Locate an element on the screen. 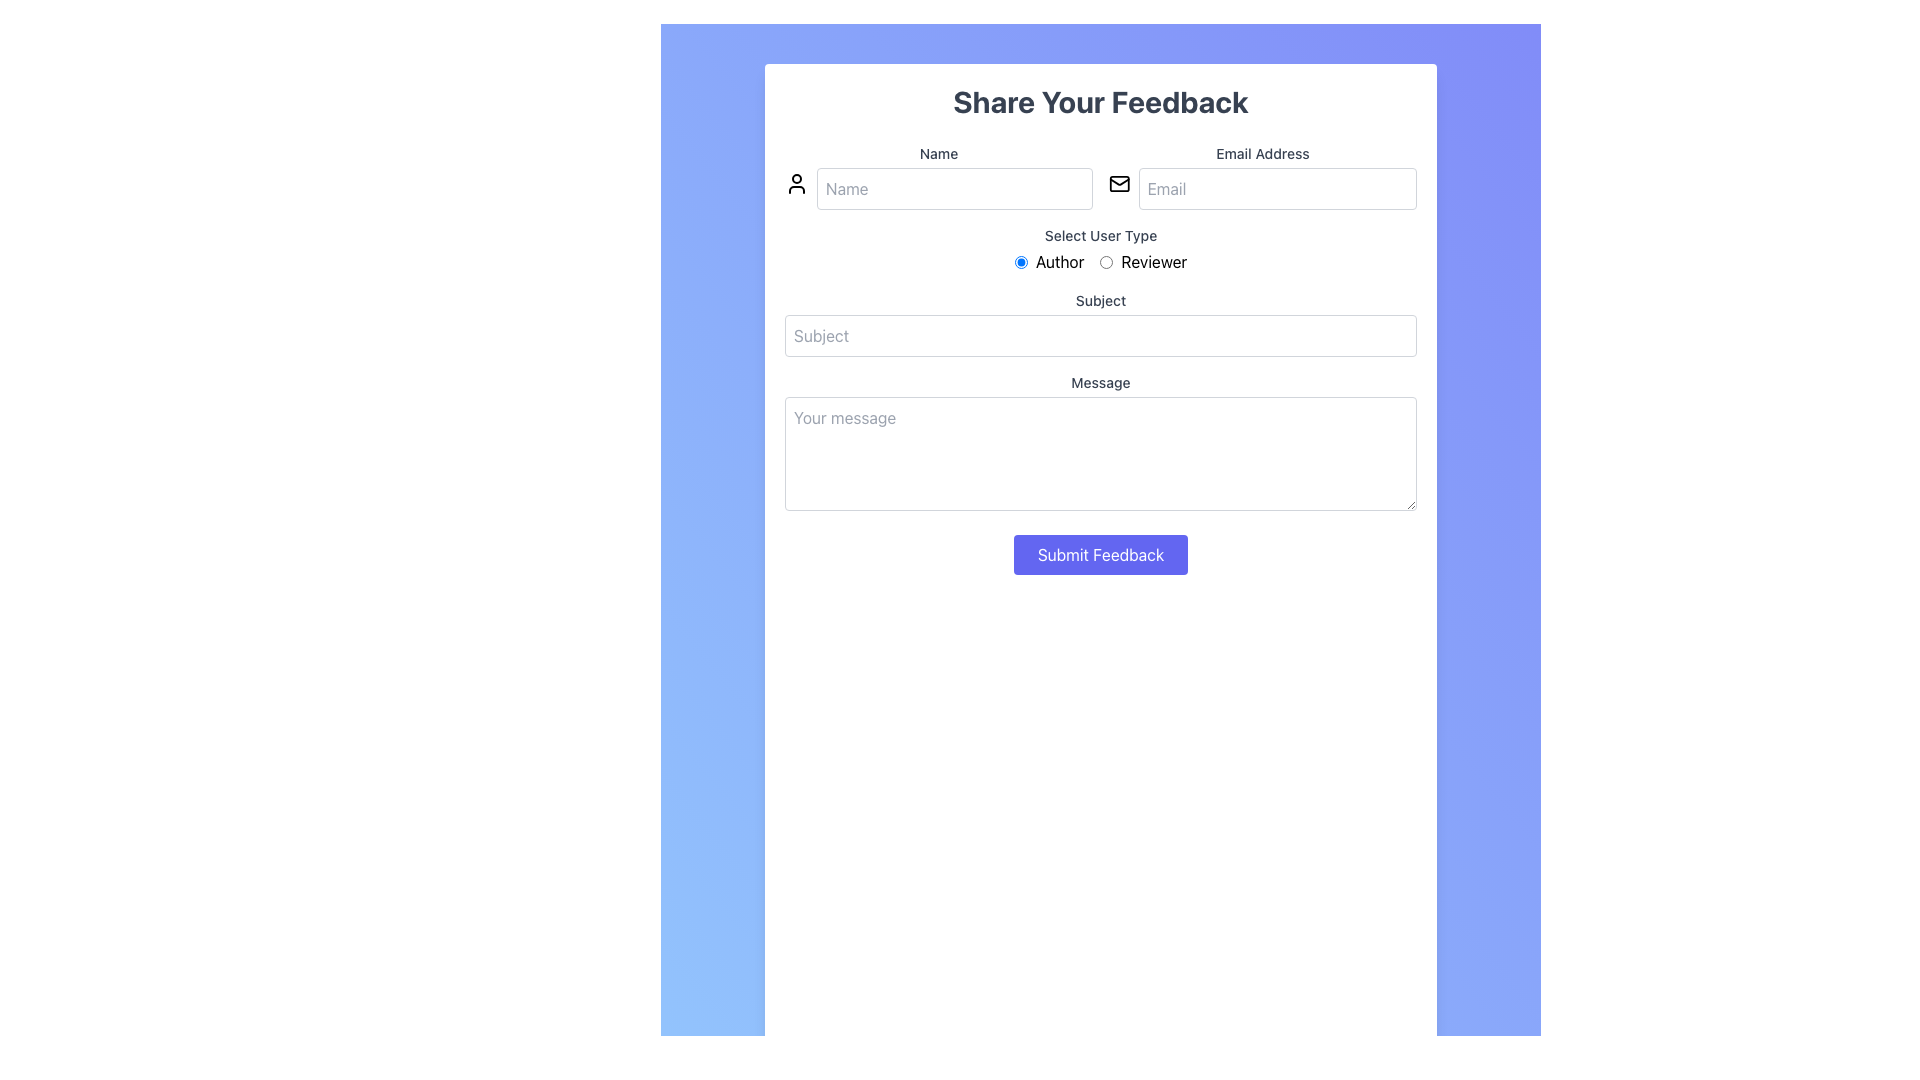  the text label displaying 'Select User Type', which is styled in gray and positioned above the radio buttons for 'Author' and 'Reviewer' is located at coordinates (1099, 234).